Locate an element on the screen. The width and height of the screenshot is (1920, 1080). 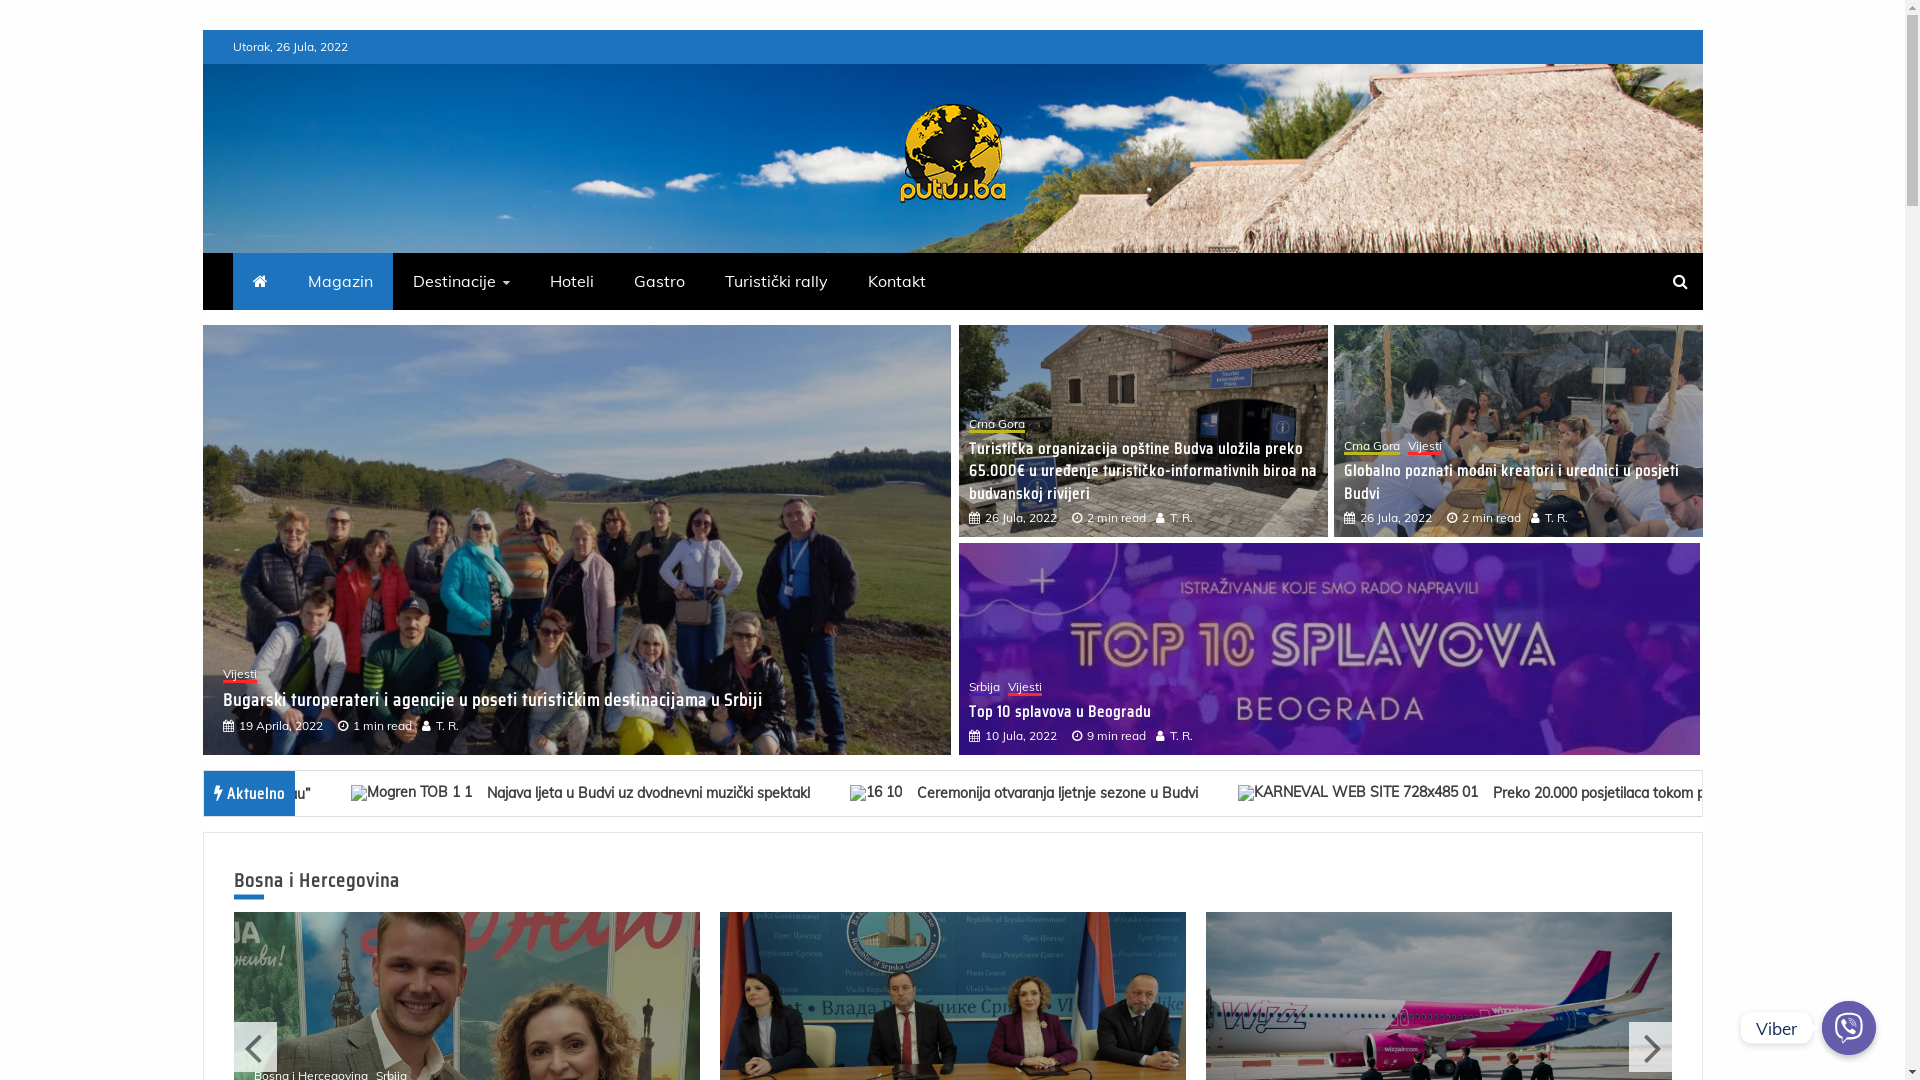
'Kontakt' is located at coordinates (896, 281).